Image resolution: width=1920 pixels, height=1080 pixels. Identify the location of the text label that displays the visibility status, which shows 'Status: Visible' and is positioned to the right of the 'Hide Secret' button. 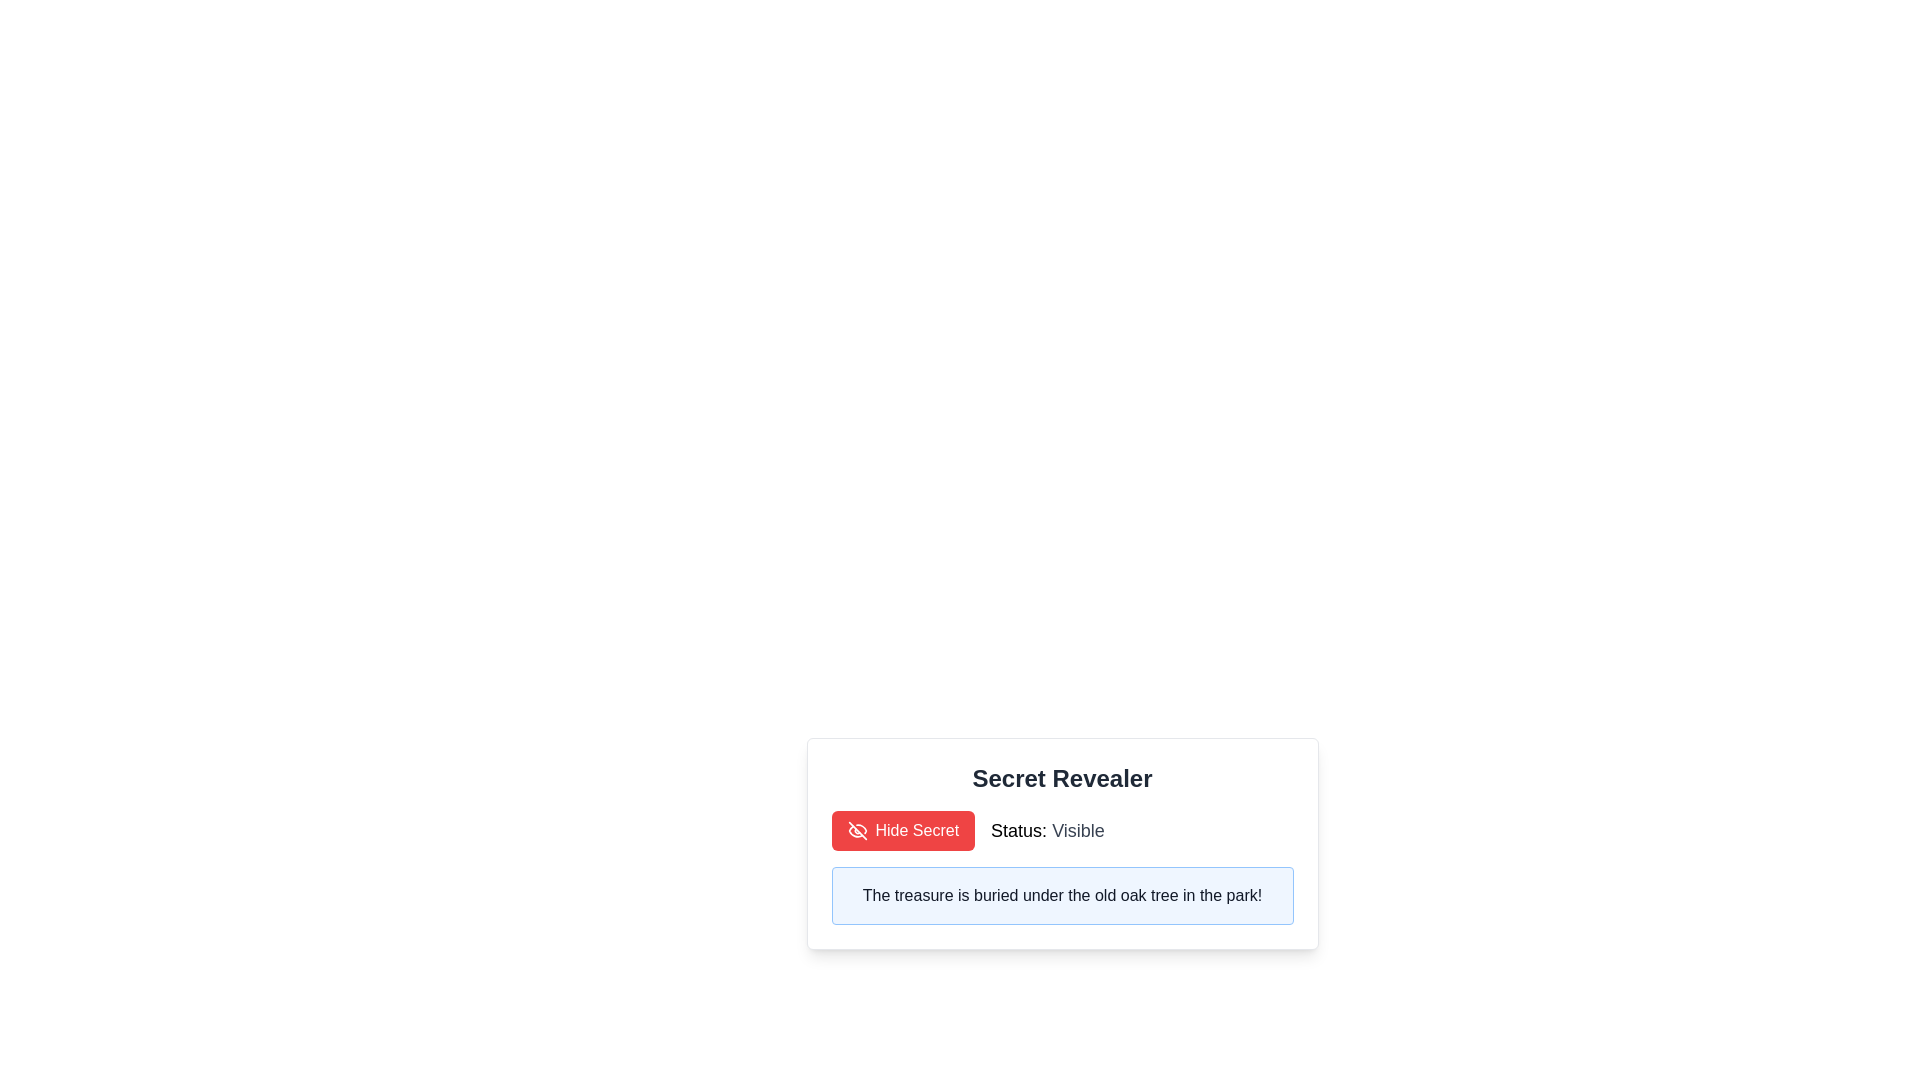
(1046, 830).